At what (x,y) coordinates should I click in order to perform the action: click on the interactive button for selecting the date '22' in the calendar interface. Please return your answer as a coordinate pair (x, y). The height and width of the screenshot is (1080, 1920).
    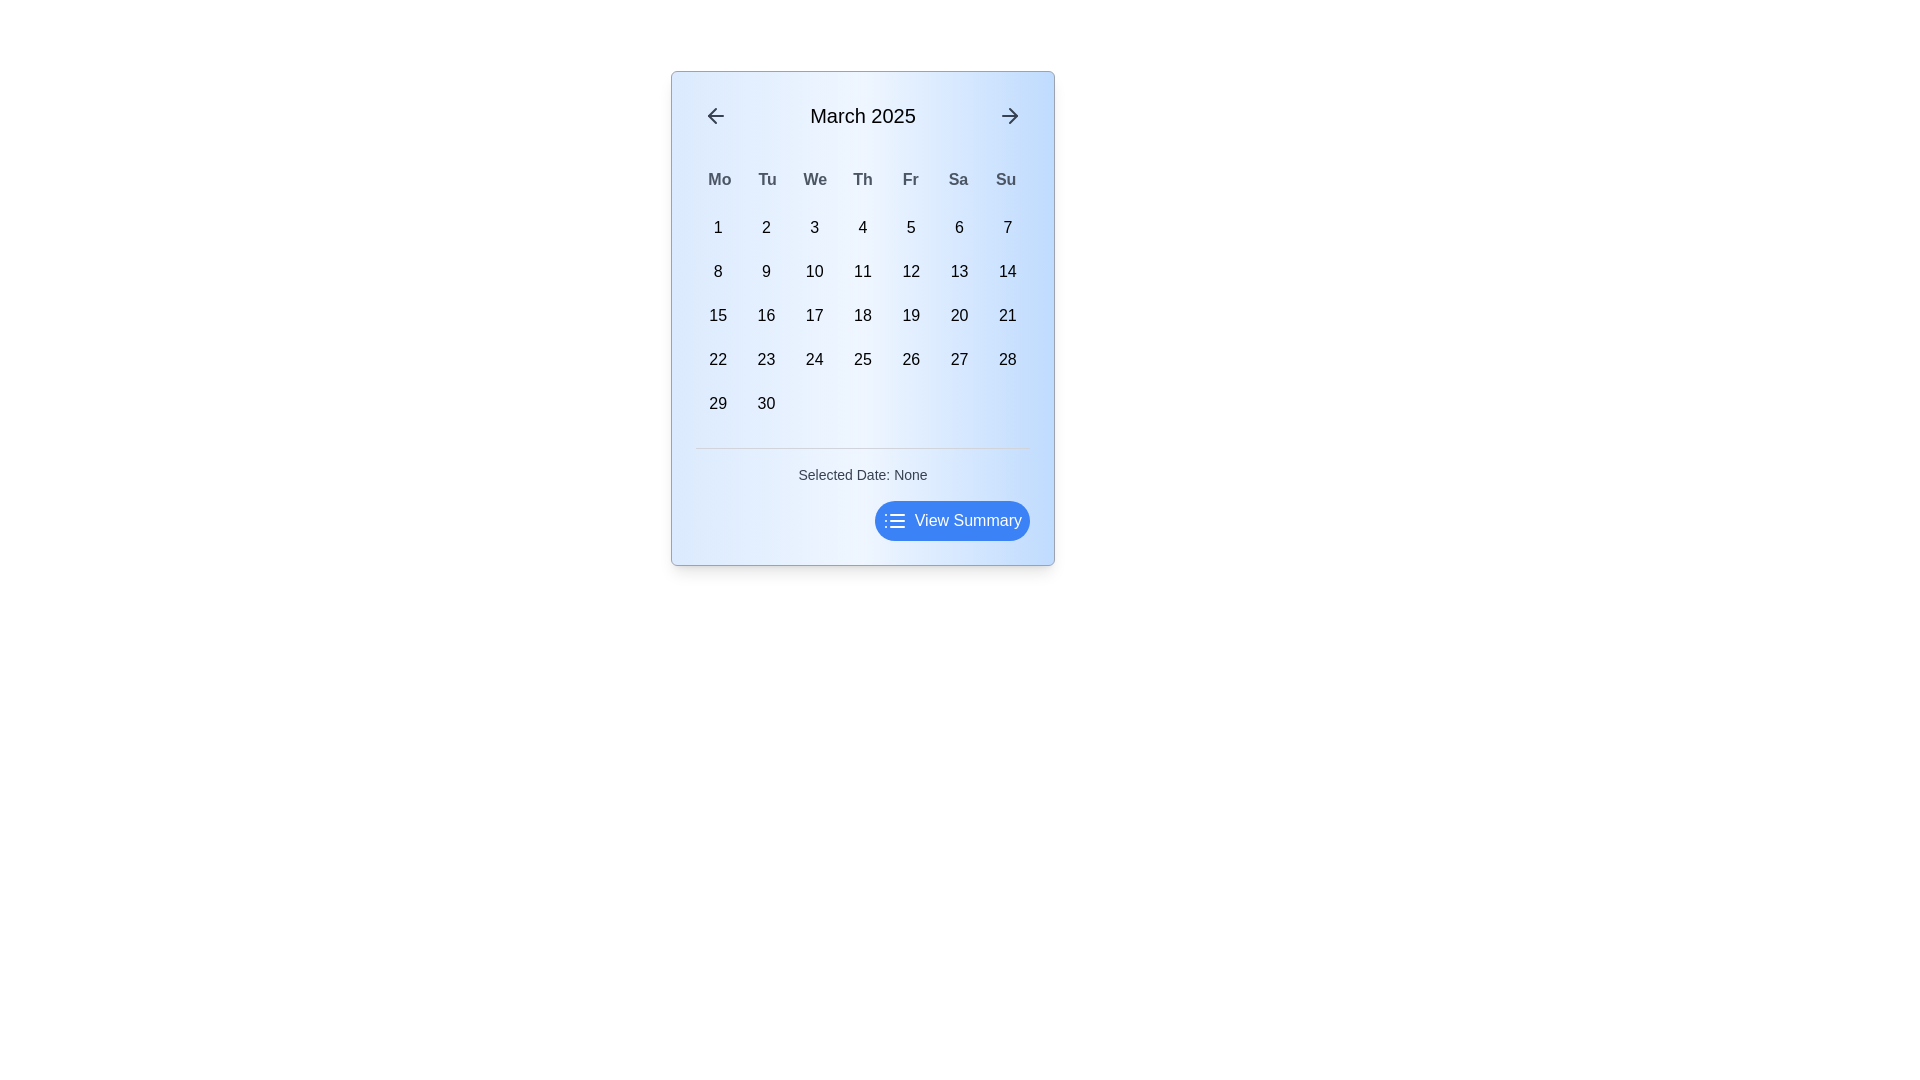
    Looking at the image, I should click on (718, 358).